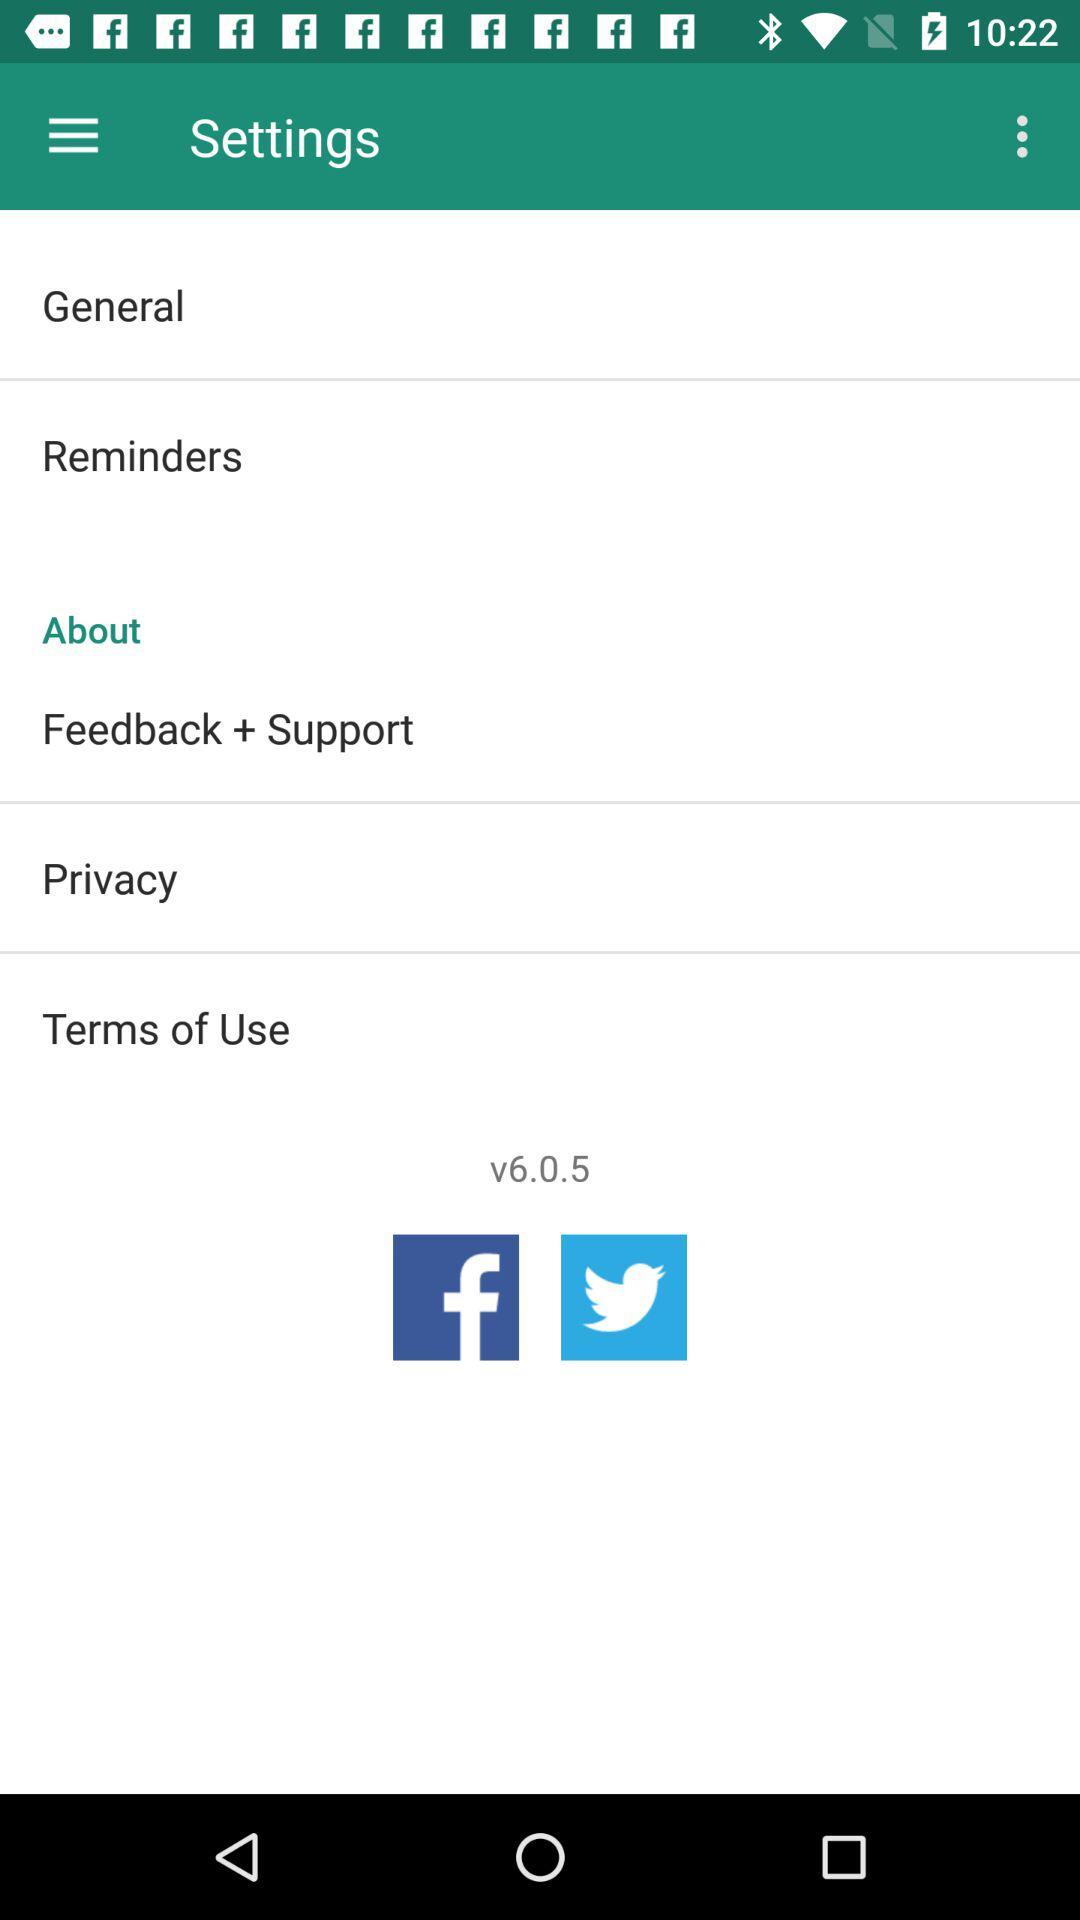 Image resolution: width=1080 pixels, height=1920 pixels. Describe the element at coordinates (72, 135) in the screenshot. I see `icon above the general item` at that location.